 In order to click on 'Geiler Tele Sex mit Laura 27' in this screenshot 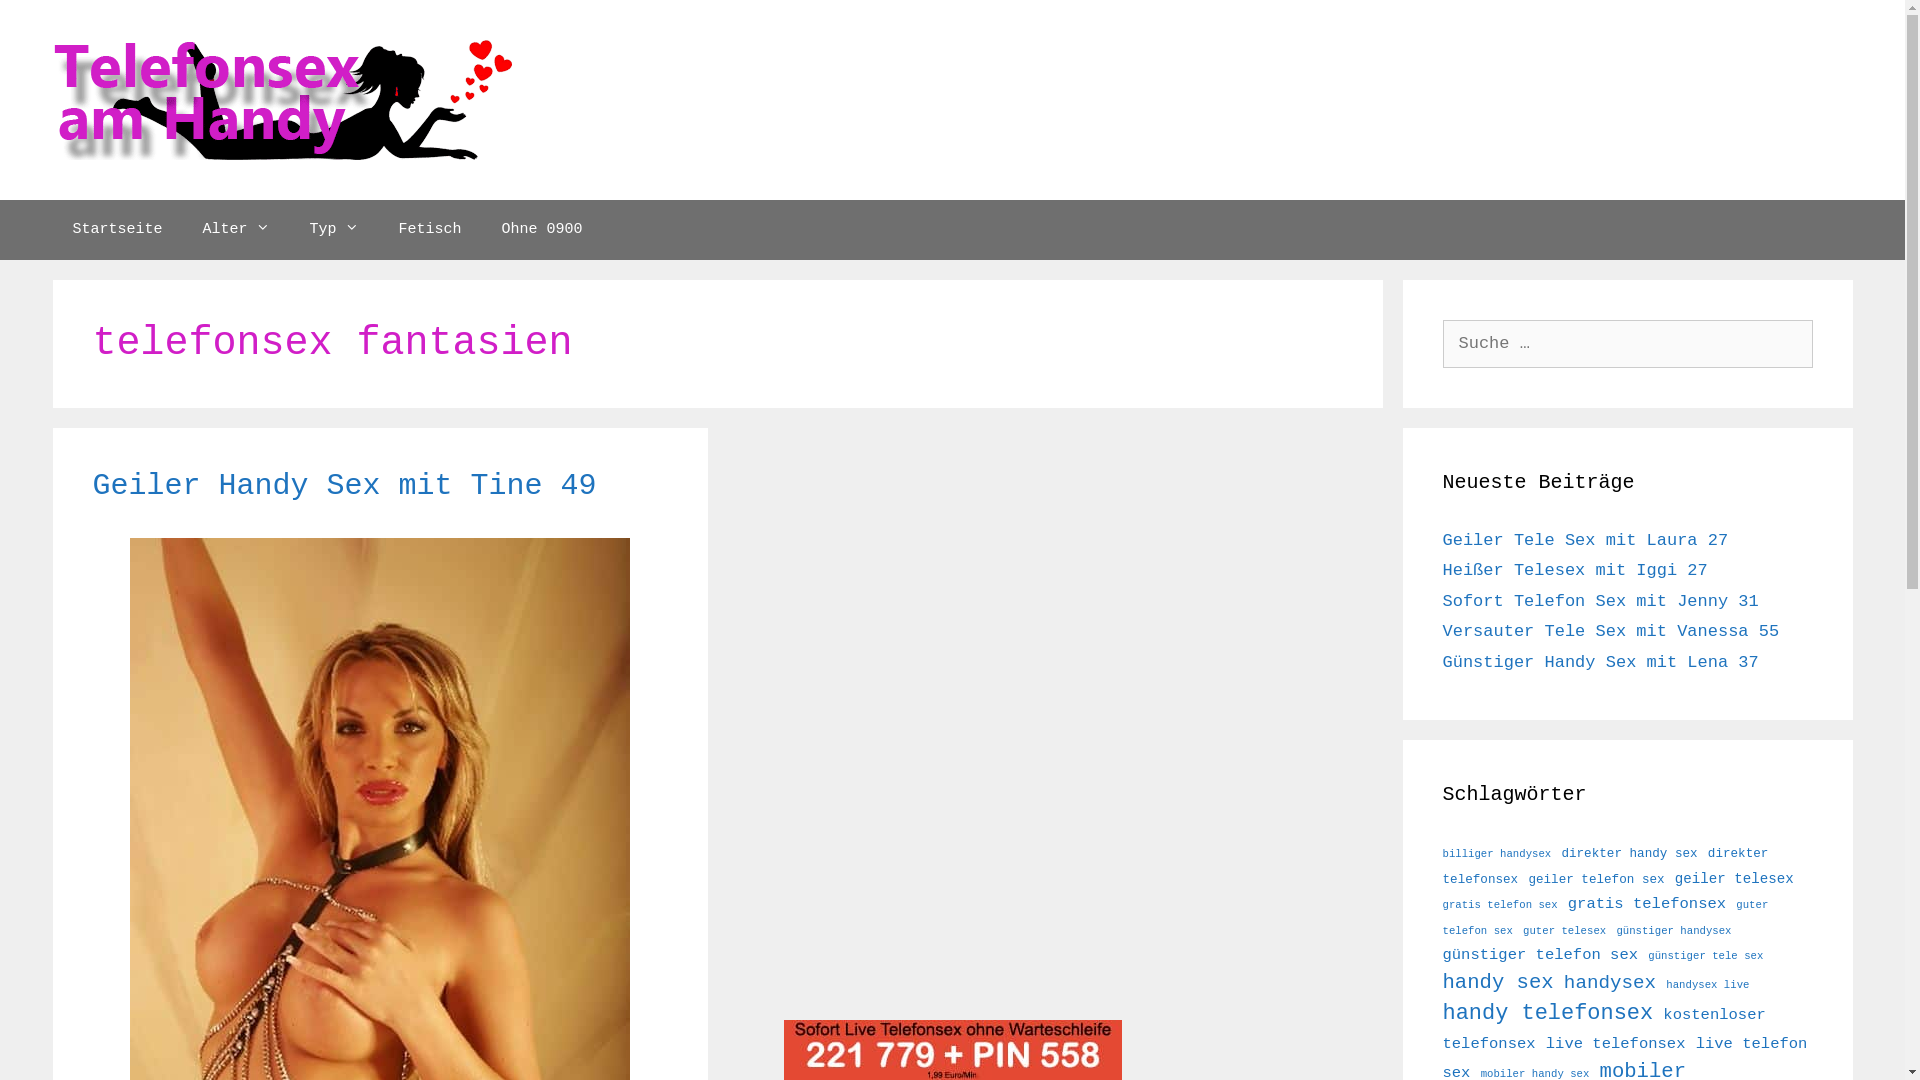, I will do `click(1583, 538)`.